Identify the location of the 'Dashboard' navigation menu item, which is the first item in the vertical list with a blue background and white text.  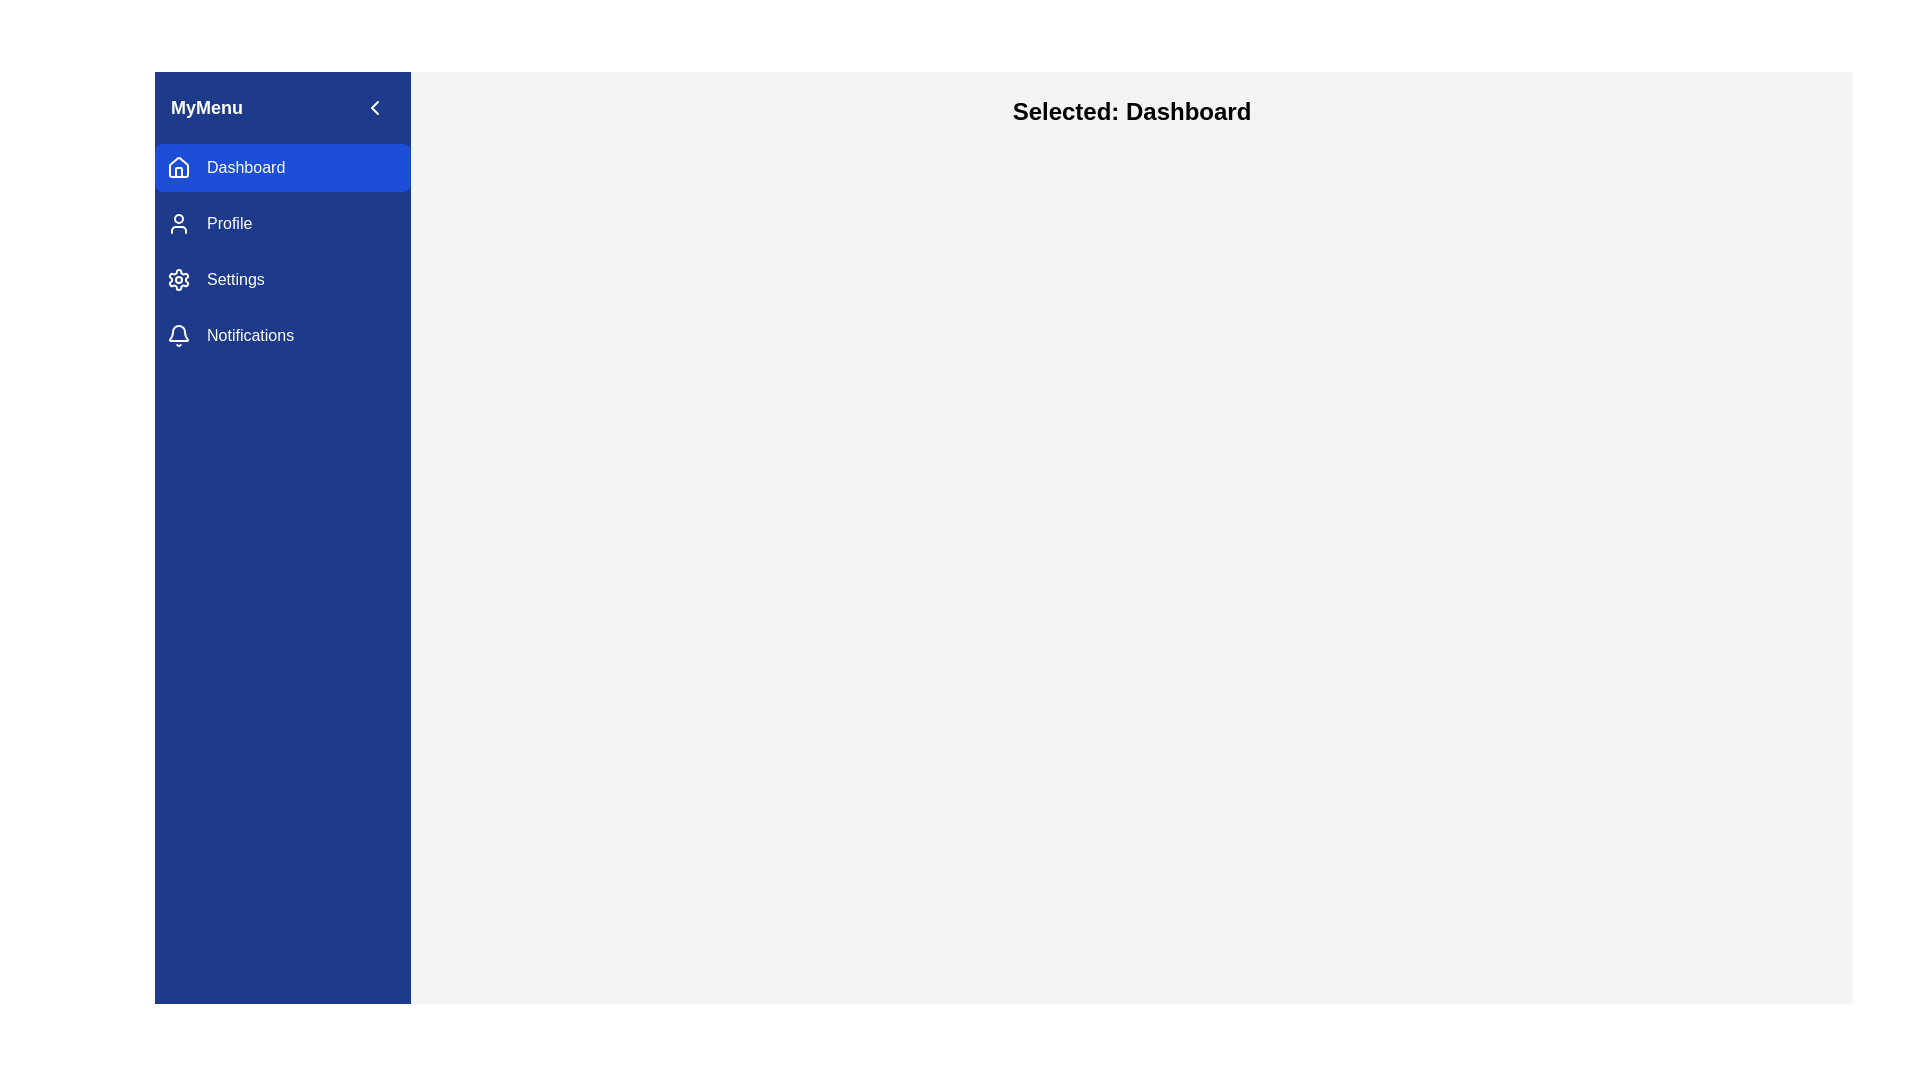
(282, 167).